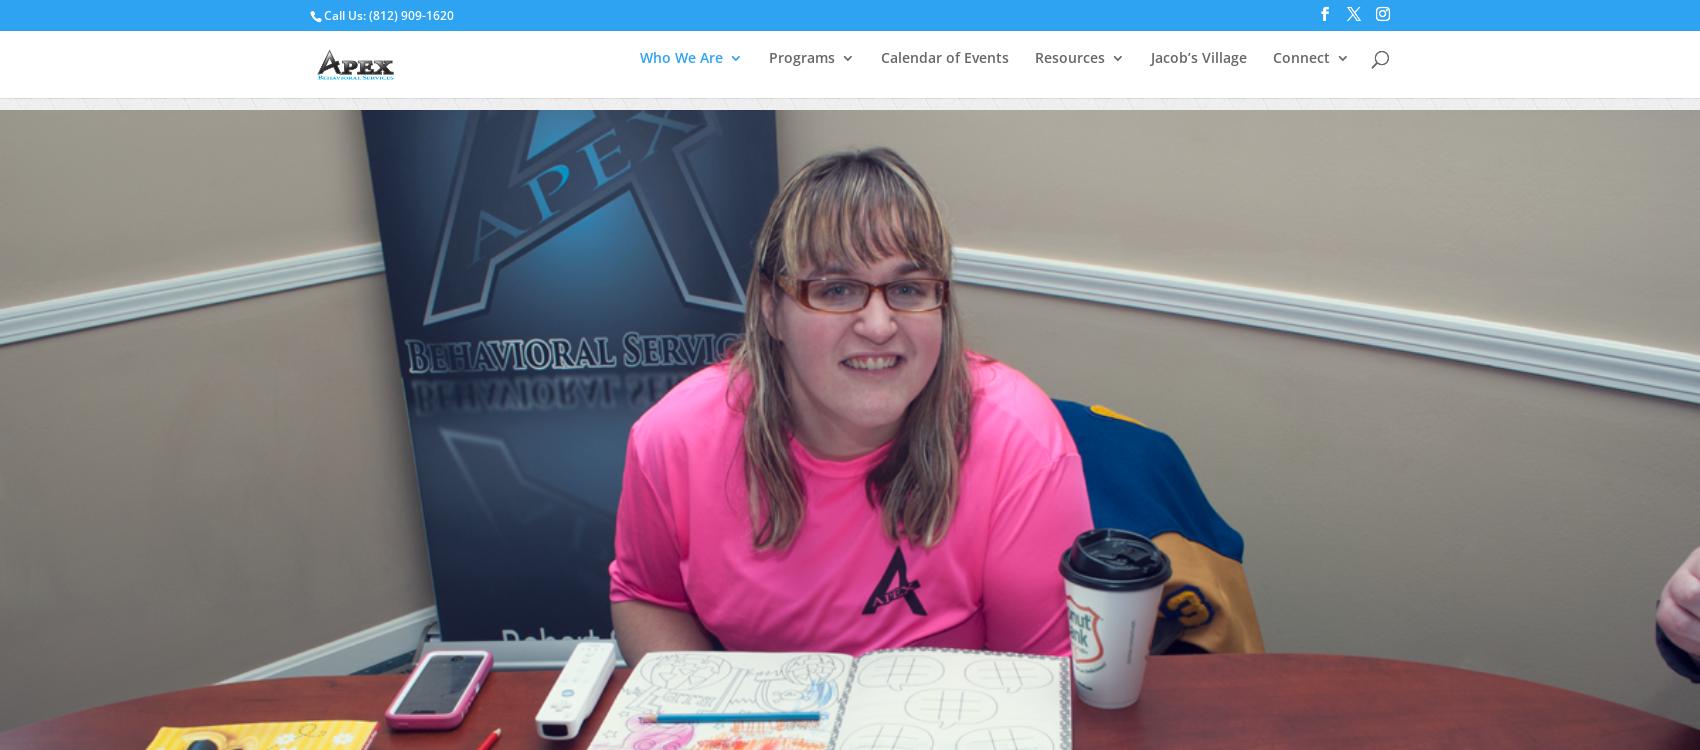 This screenshot has width=1700, height=750. Describe the element at coordinates (1360, 192) in the screenshot. I see `'Contact'` at that location.